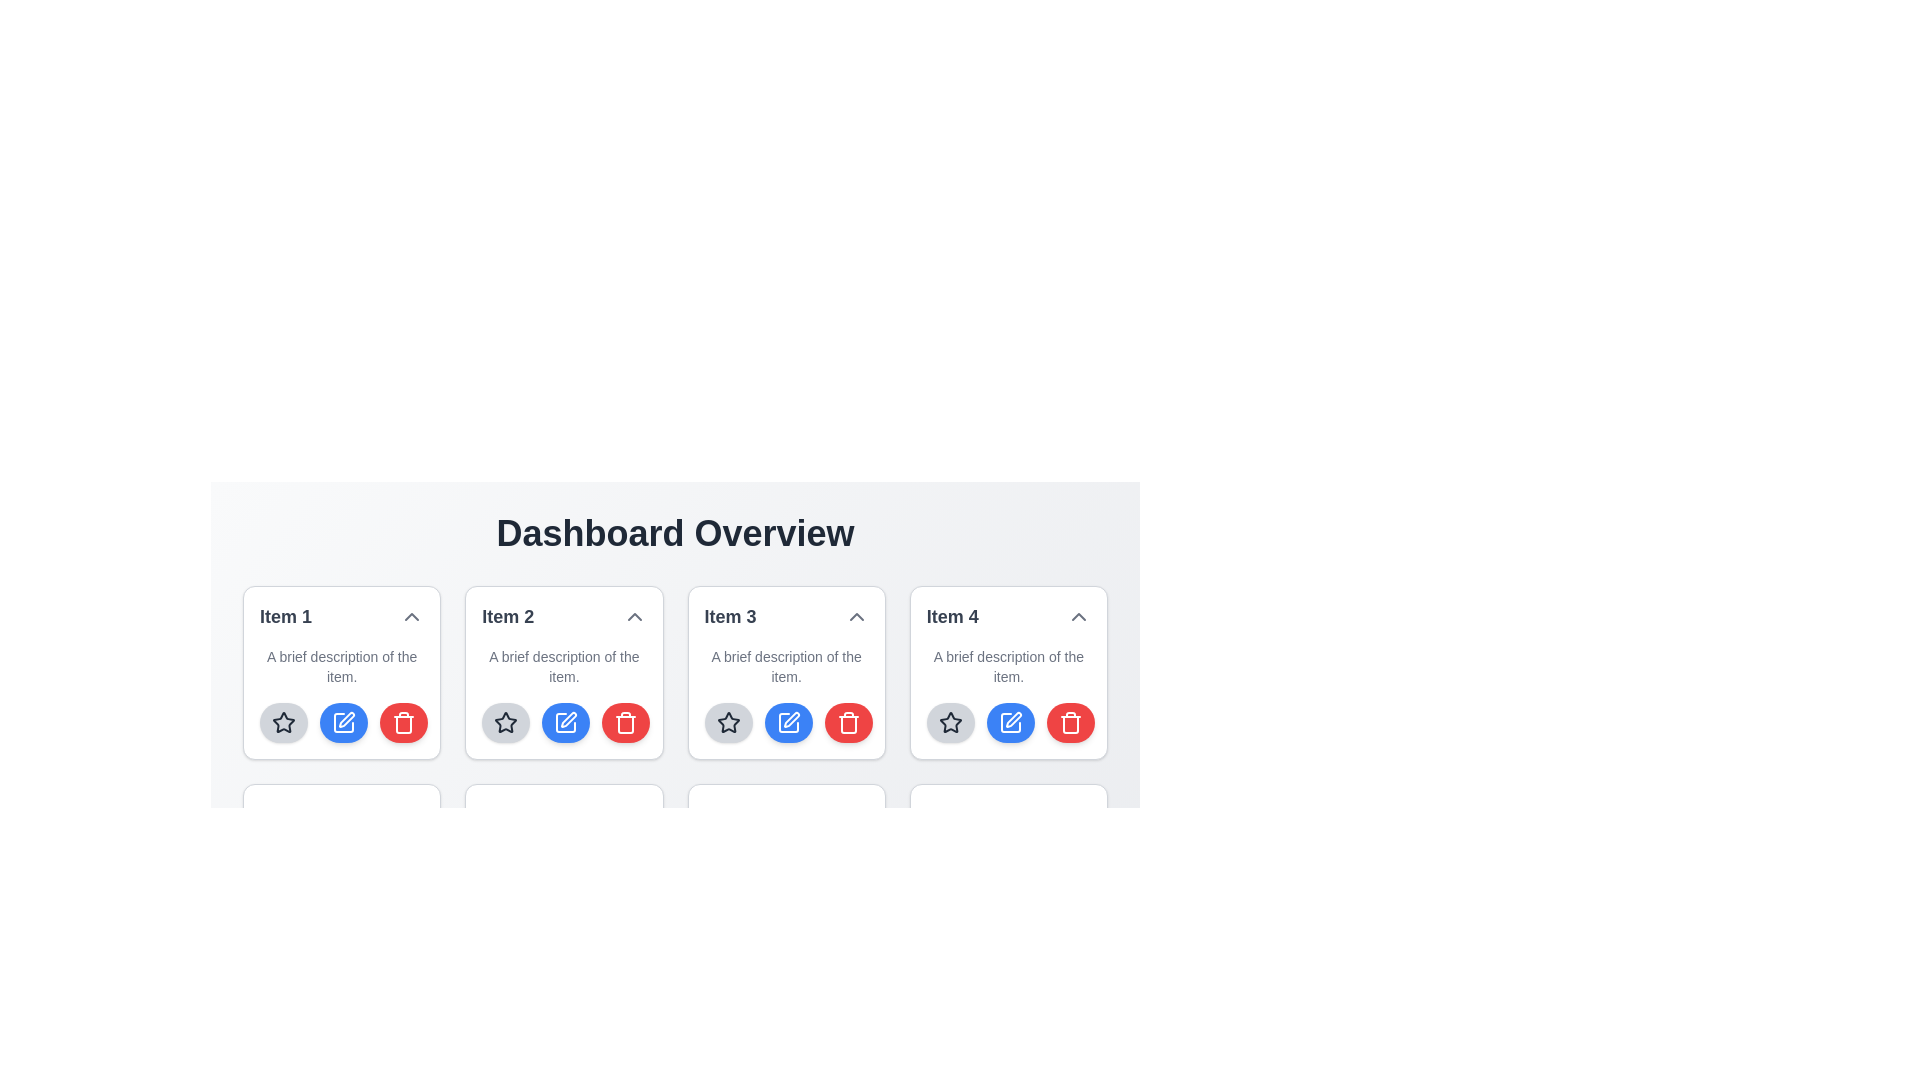 The height and width of the screenshot is (1080, 1920). What do you see at coordinates (344, 722) in the screenshot?
I see `the circular blue button with a white pen icon in the center, located in the middle of the bottom row of buttons in the first card of the dashboard` at bounding box center [344, 722].